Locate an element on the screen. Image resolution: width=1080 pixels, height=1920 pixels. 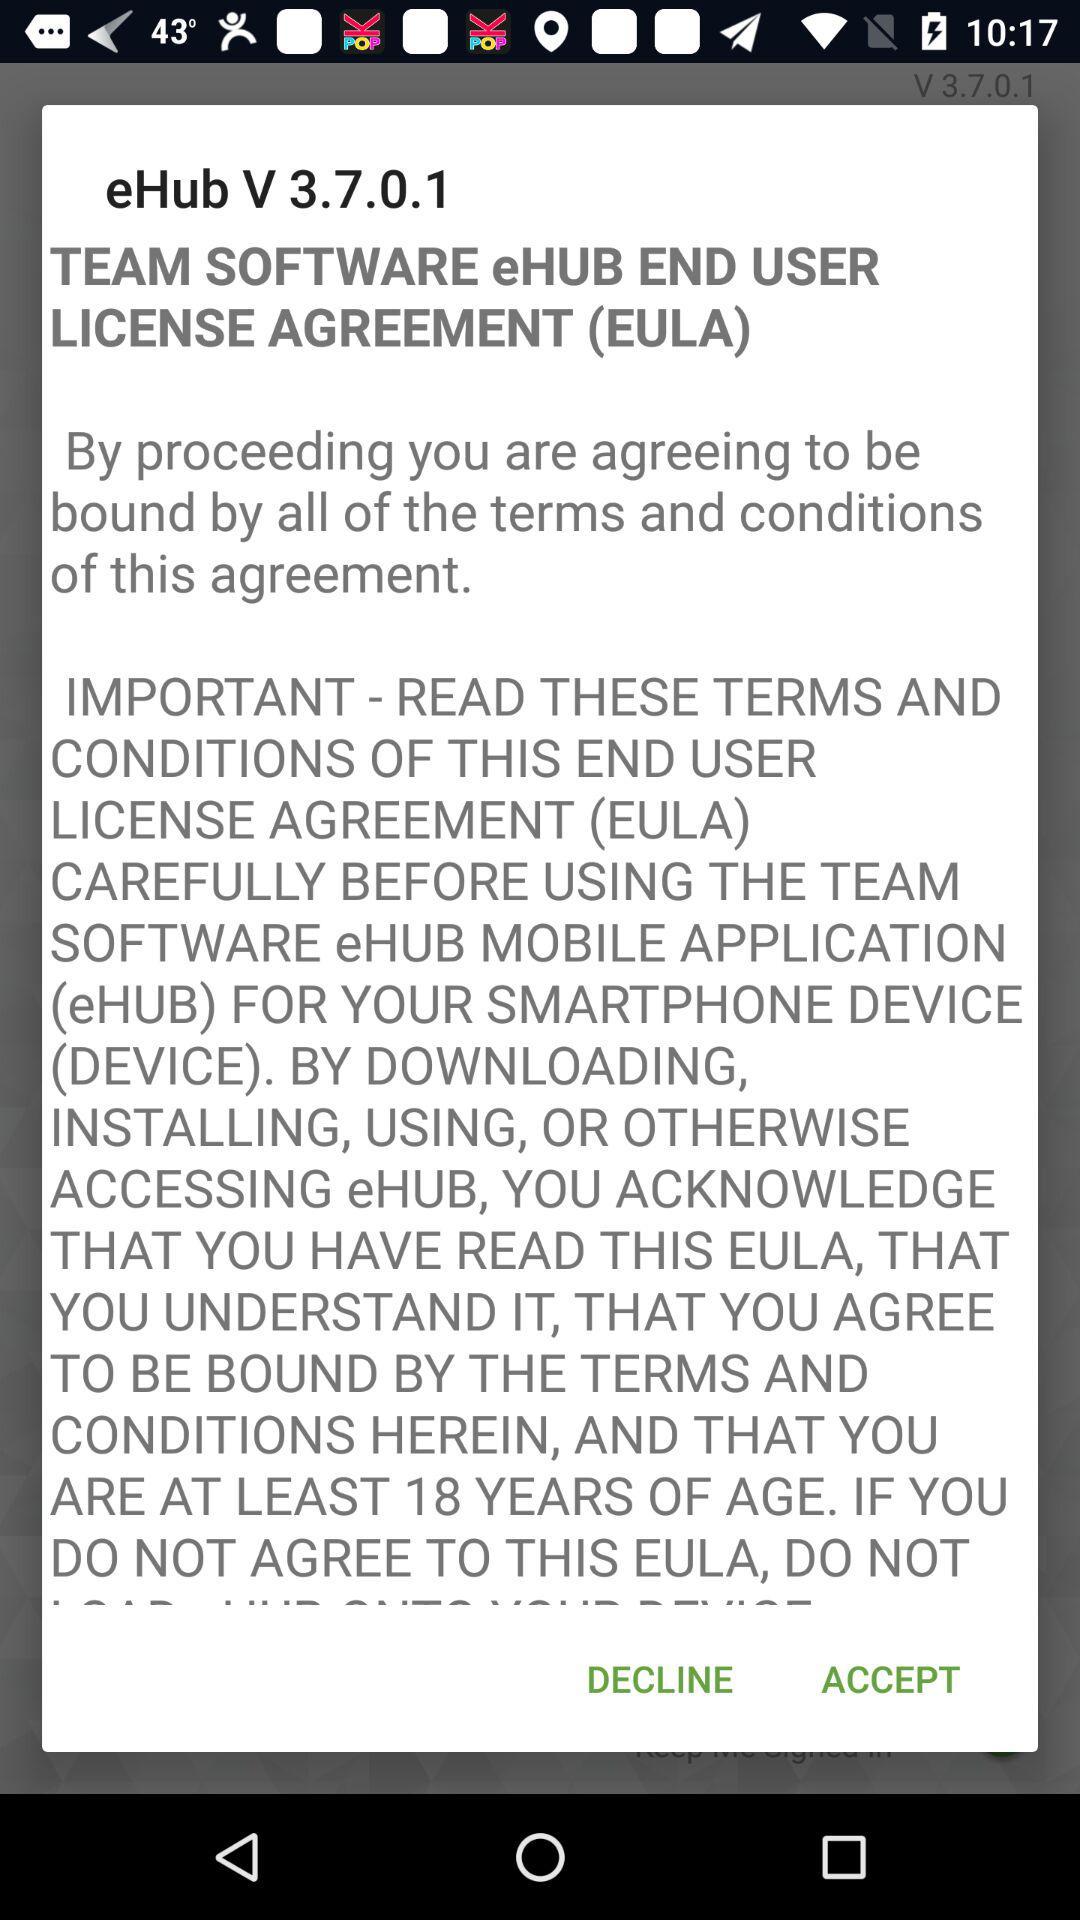
the decline icon is located at coordinates (659, 1678).